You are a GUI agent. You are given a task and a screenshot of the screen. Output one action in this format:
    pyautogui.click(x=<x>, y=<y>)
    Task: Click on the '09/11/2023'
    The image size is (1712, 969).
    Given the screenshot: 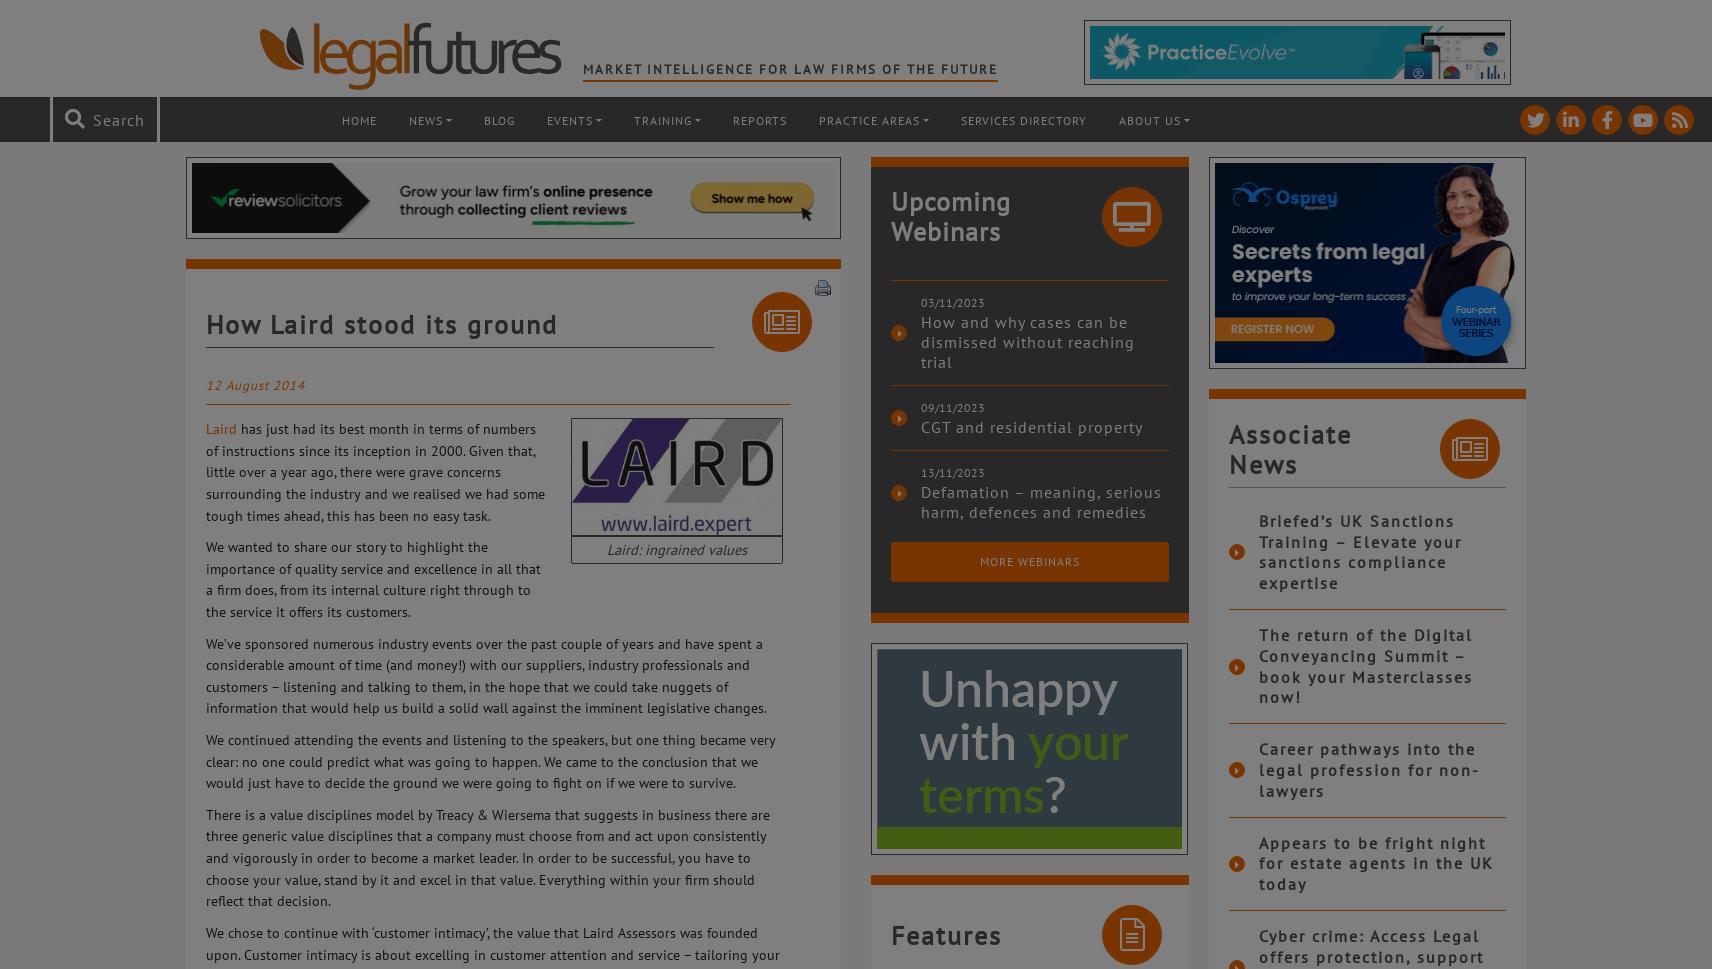 What is the action you would take?
    pyautogui.click(x=952, y=406)
    